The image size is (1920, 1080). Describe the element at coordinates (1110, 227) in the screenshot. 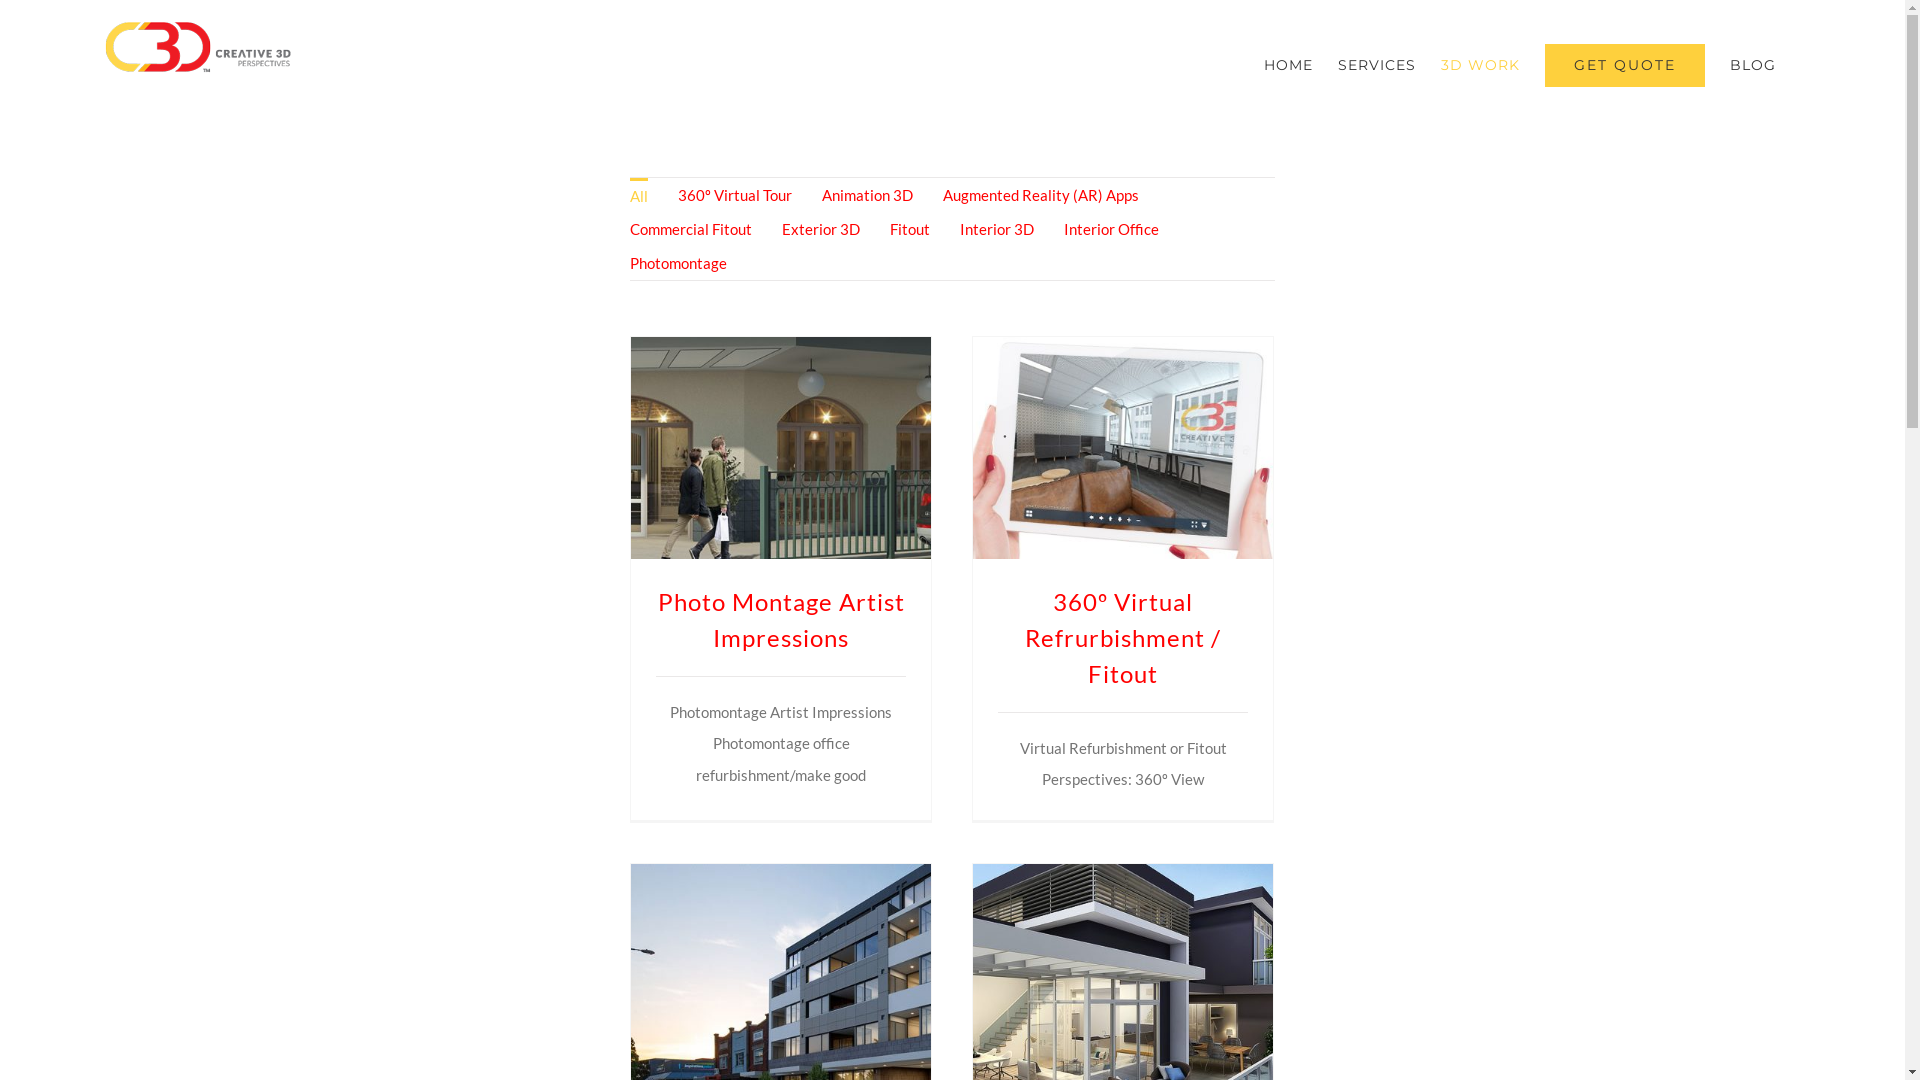

I see `'Interior Office'` at that location.